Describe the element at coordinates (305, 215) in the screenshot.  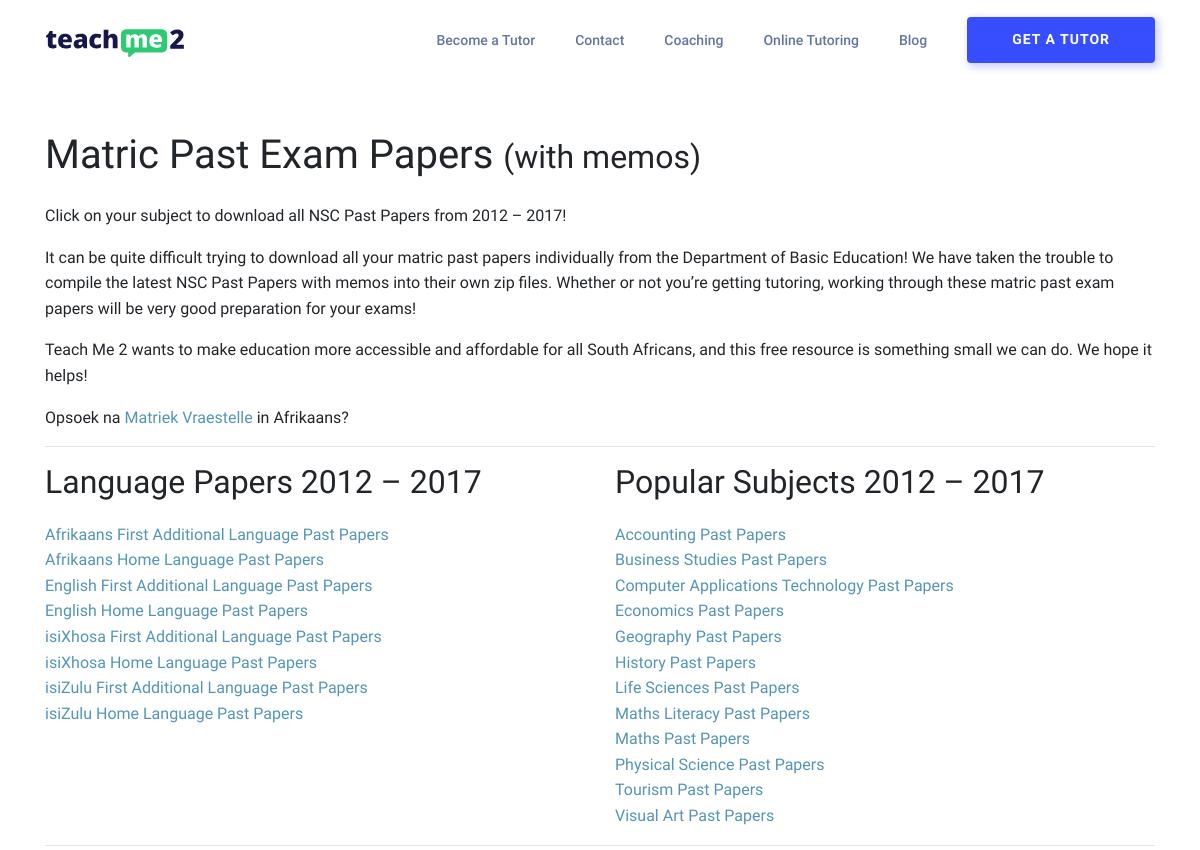
I see `'Click on your subject to download all NSC Past Papers from 2012 – 2017!'` at that location.